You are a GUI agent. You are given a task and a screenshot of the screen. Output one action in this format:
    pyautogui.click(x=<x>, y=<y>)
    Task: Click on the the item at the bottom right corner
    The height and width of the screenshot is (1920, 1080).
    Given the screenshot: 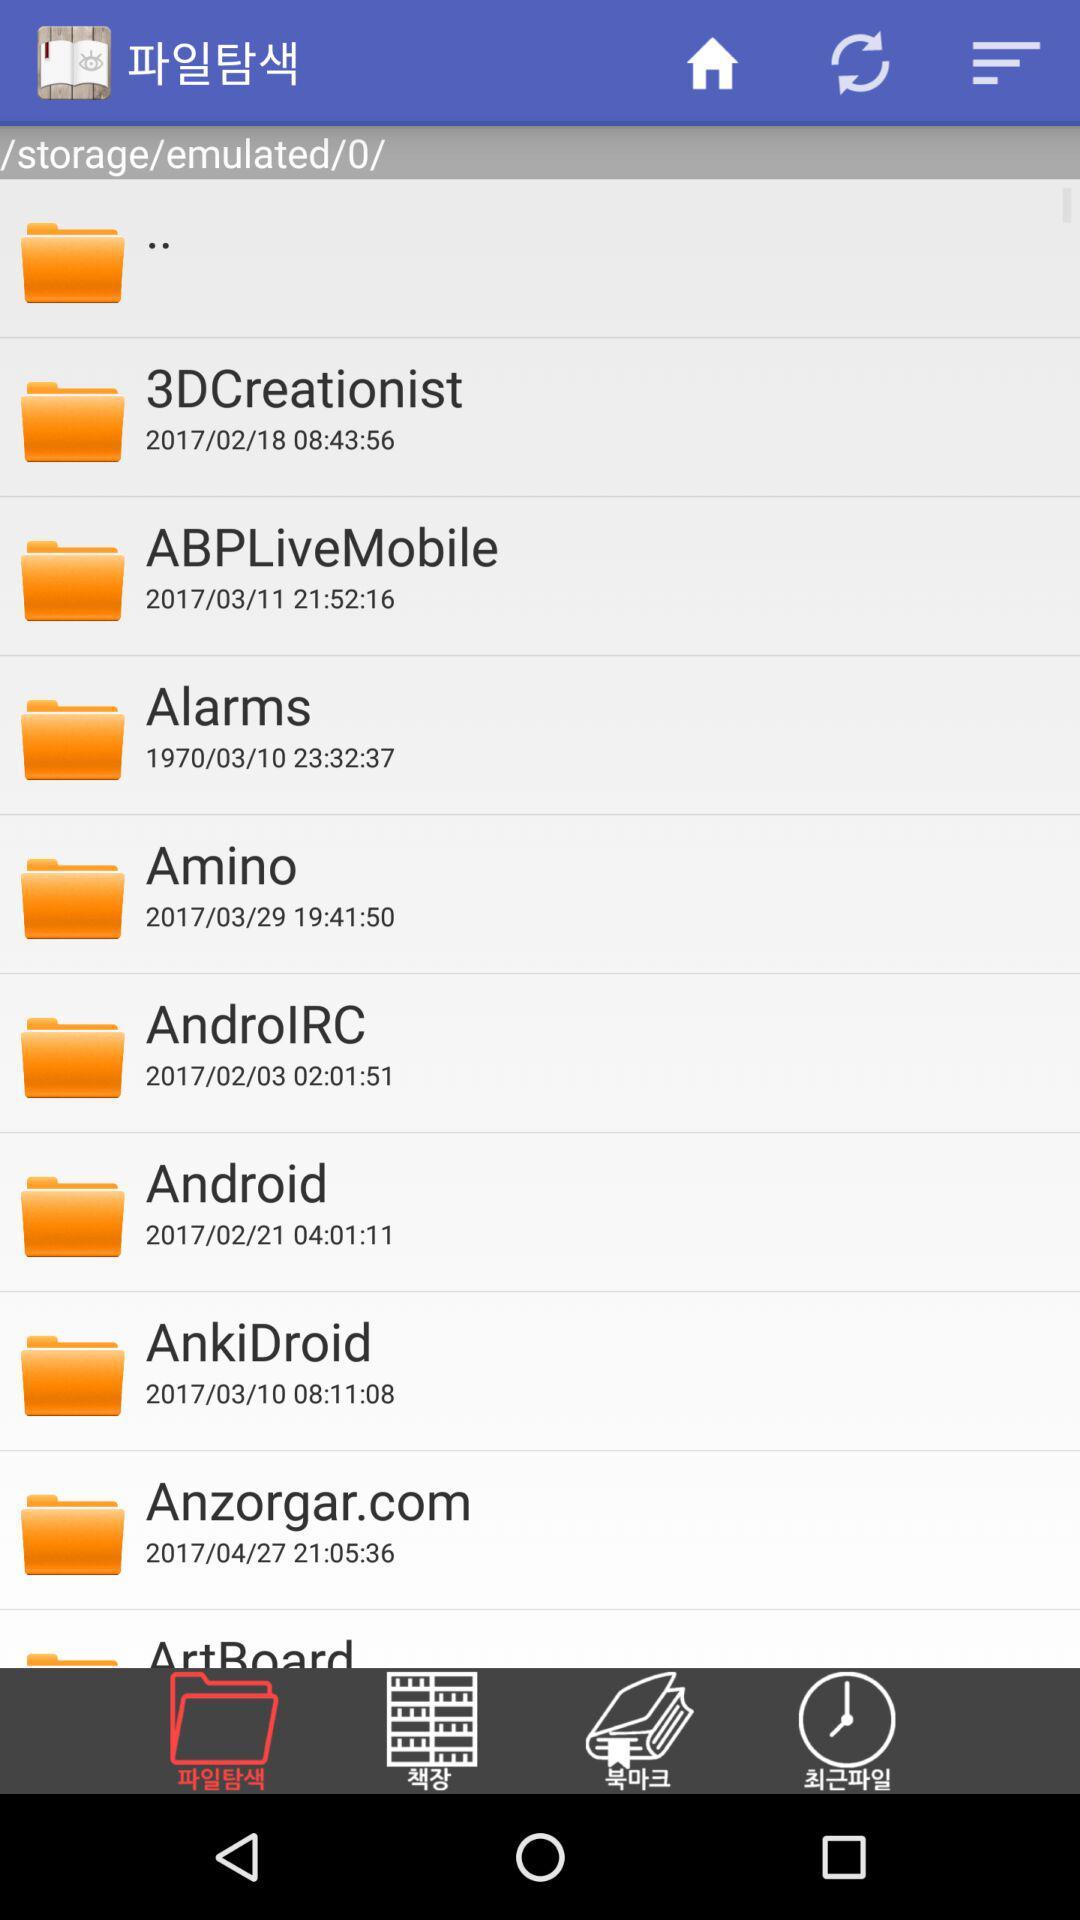 What is the action you would take?
    pyautogui.click(x=870, y=1730)
    